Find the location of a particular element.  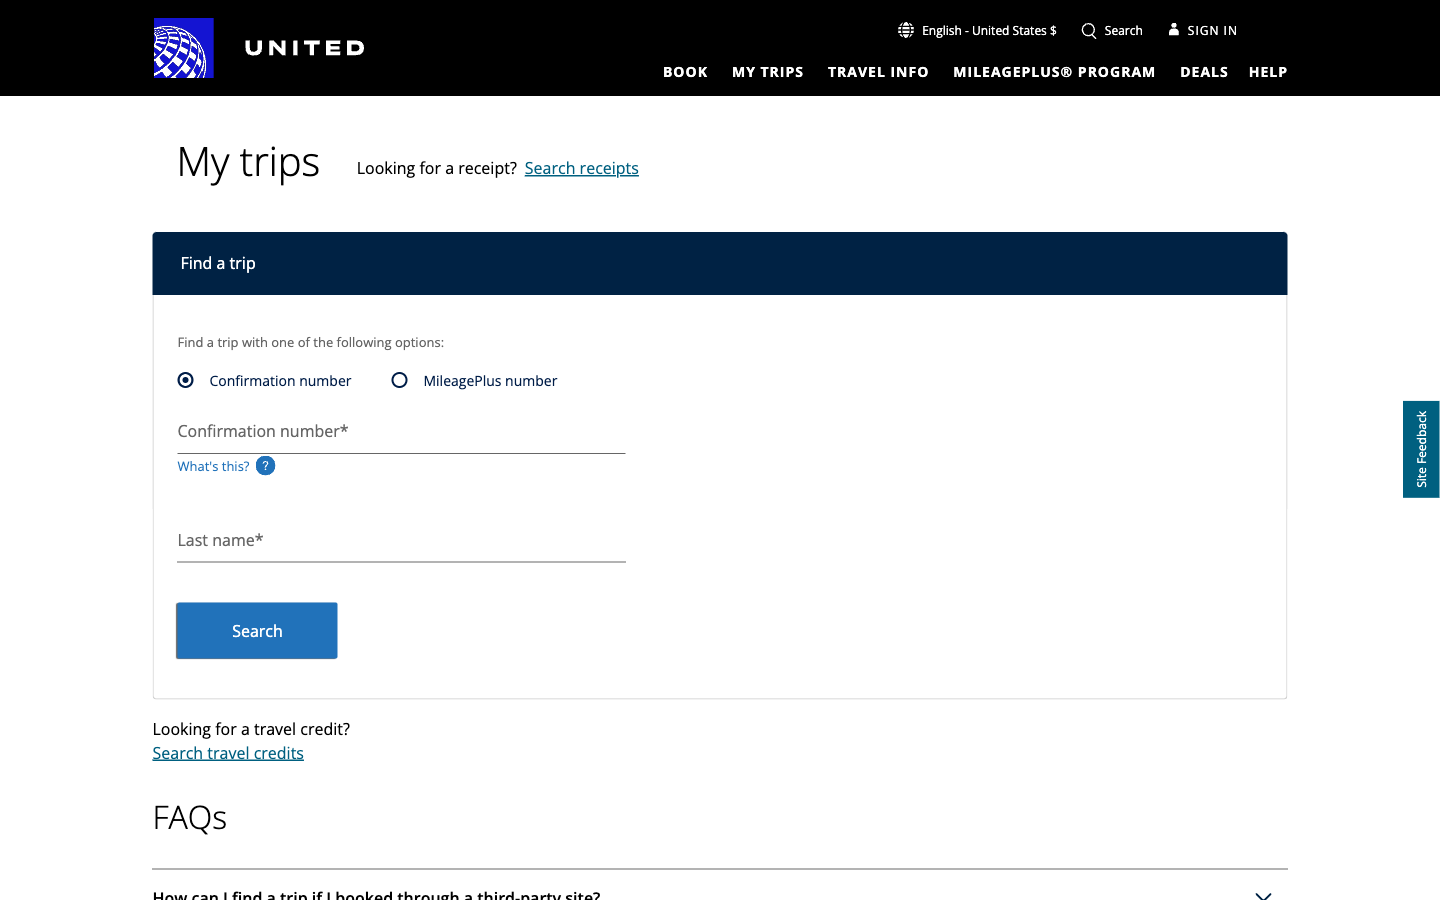

Redirect to the search travel credits is located at coordinates (227, 752).